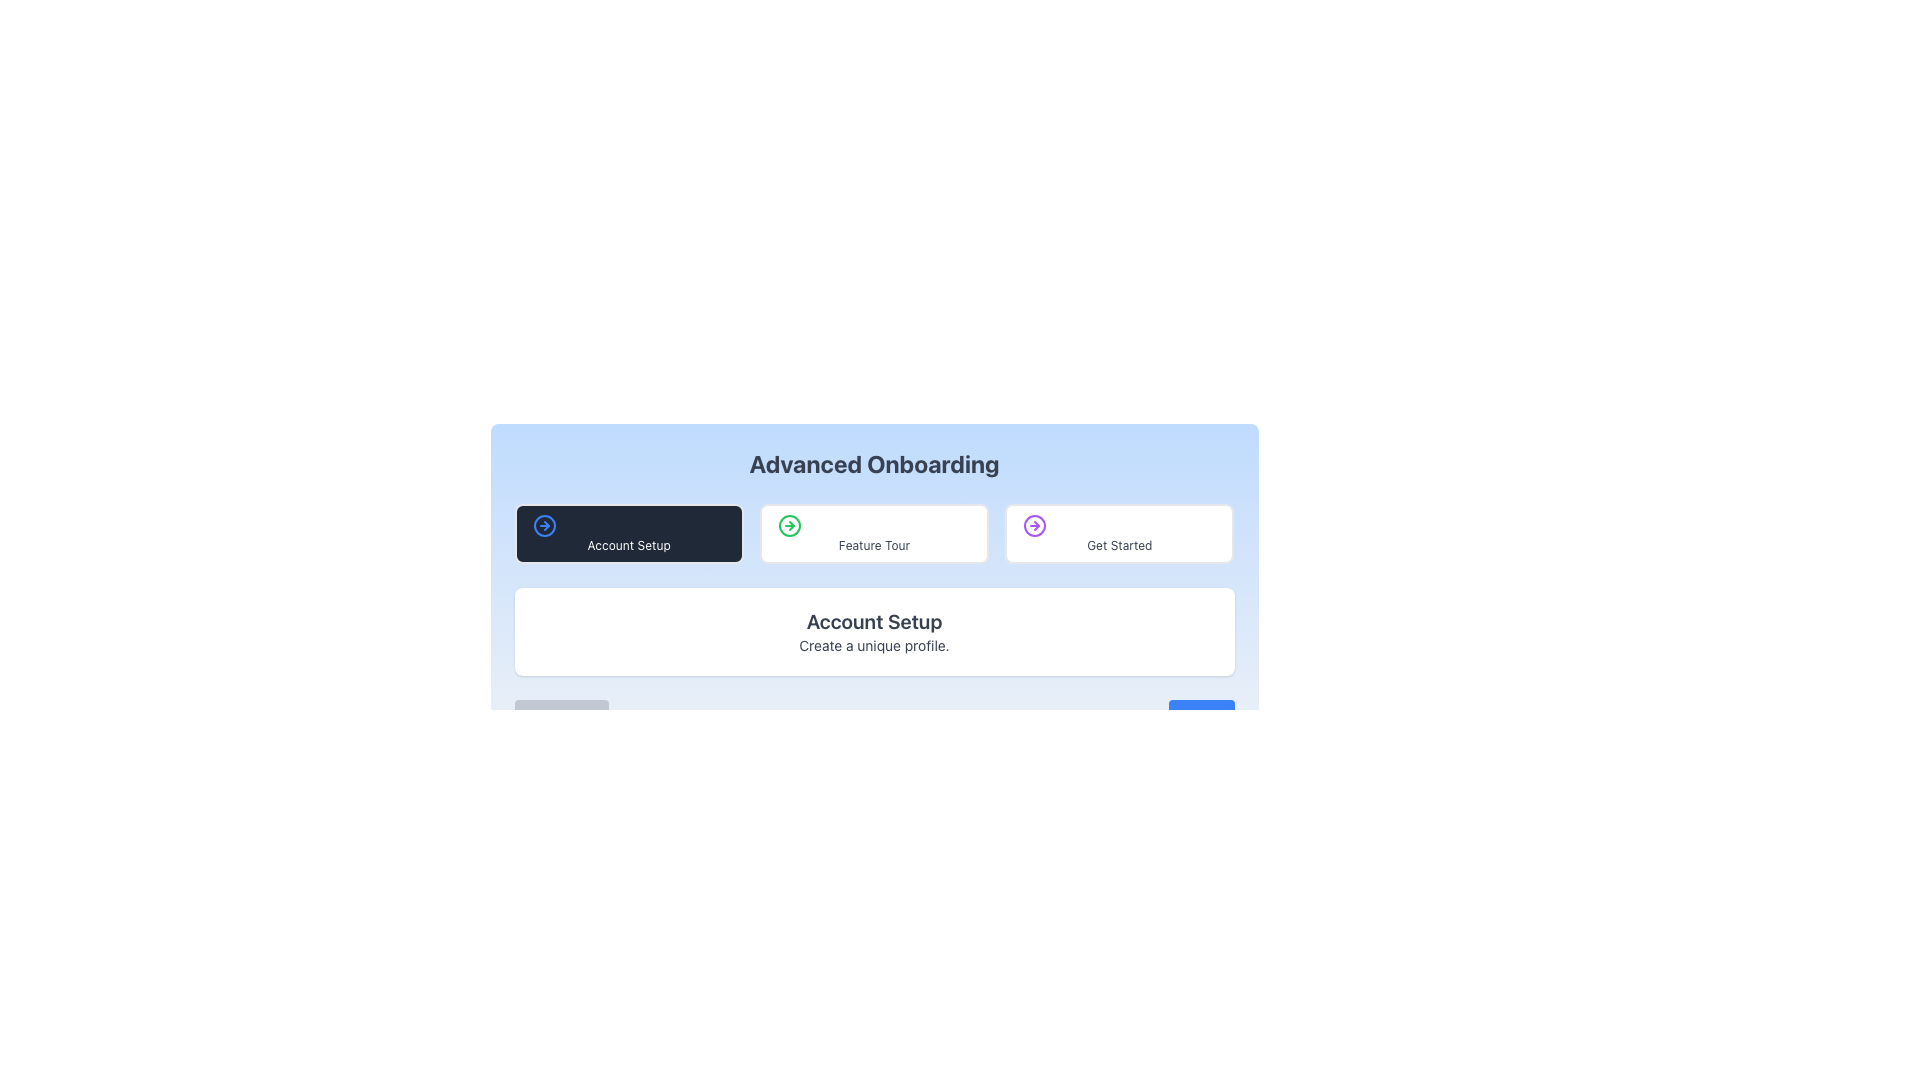 The height and width of the screenshot is (1080, 1920). Describe the element at coordinates (1118, 546) in the screenshot. I see `text label indicating 'Get Started' located in the center of the rightmost card under the 'Advanced Onboarding' header` at that location.